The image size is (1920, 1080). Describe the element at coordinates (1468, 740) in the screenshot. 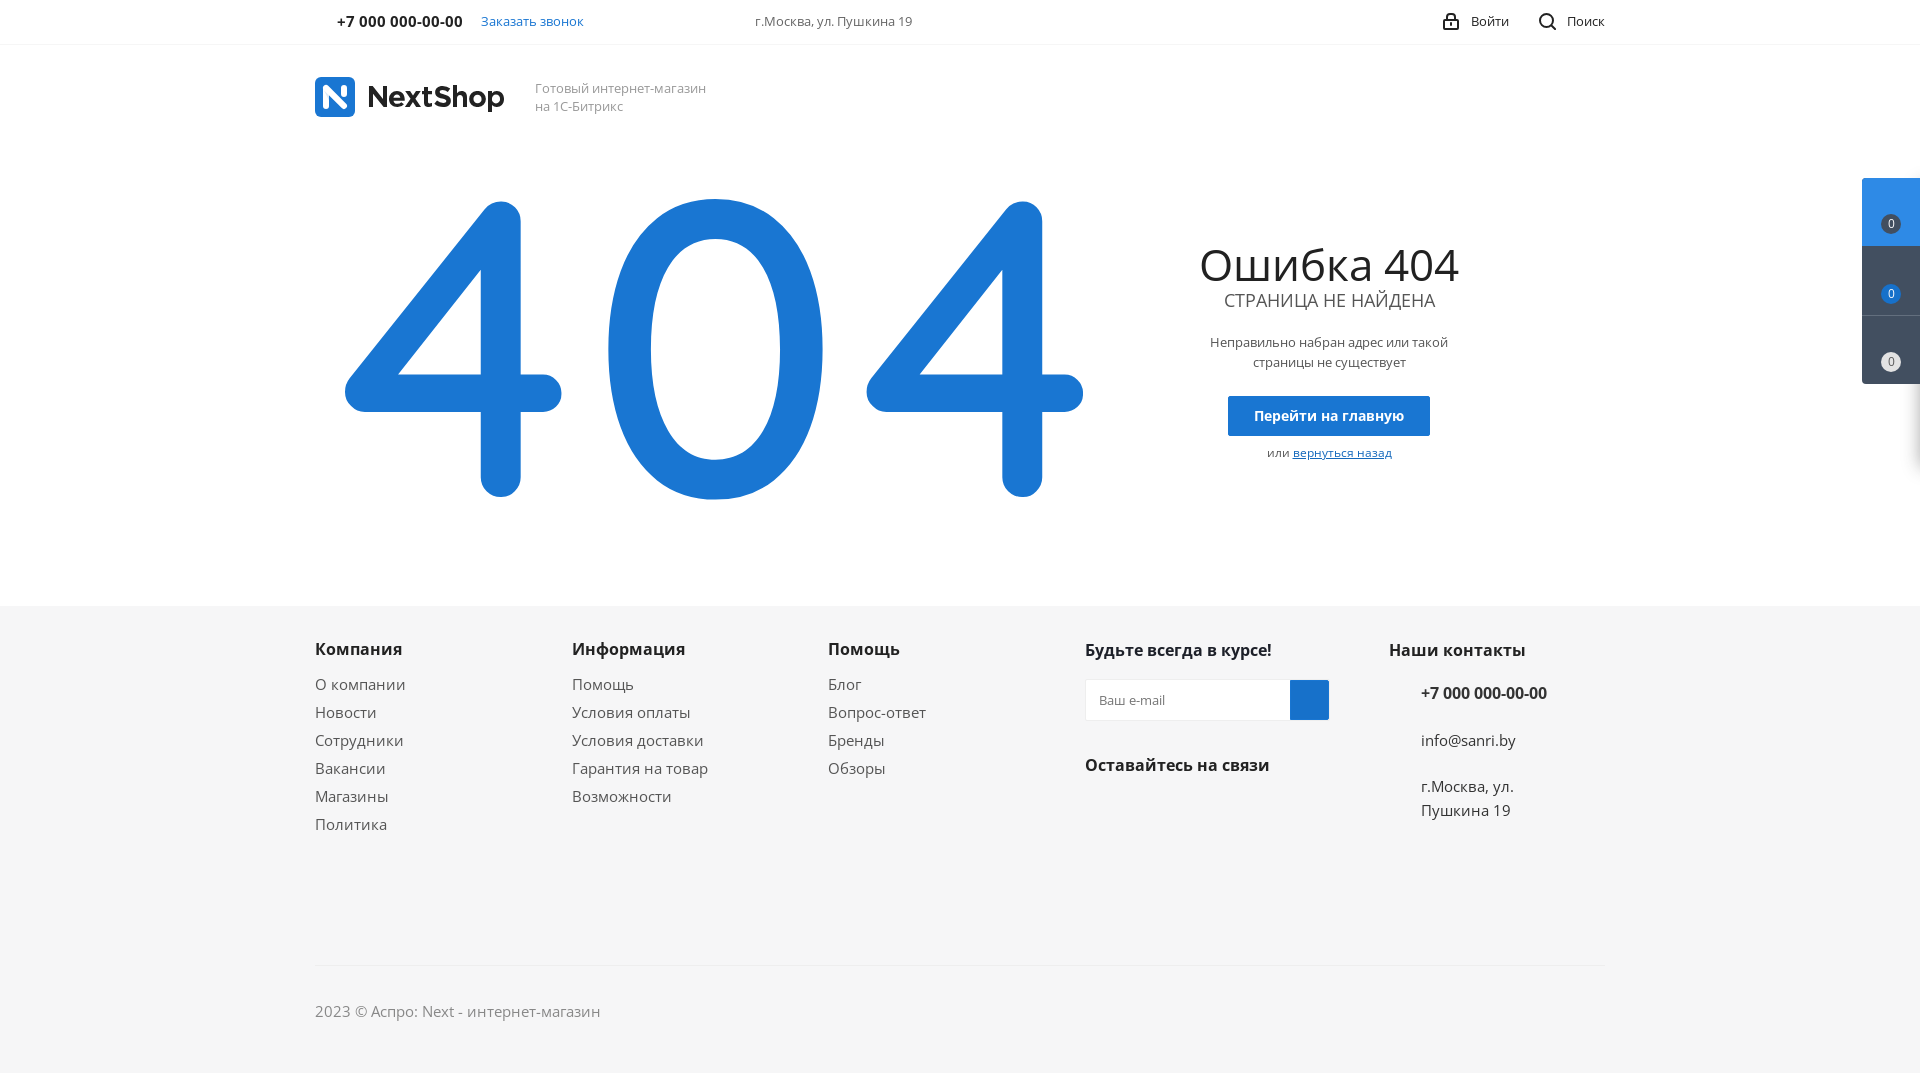

I see `'info@sanri.by'` at that location.